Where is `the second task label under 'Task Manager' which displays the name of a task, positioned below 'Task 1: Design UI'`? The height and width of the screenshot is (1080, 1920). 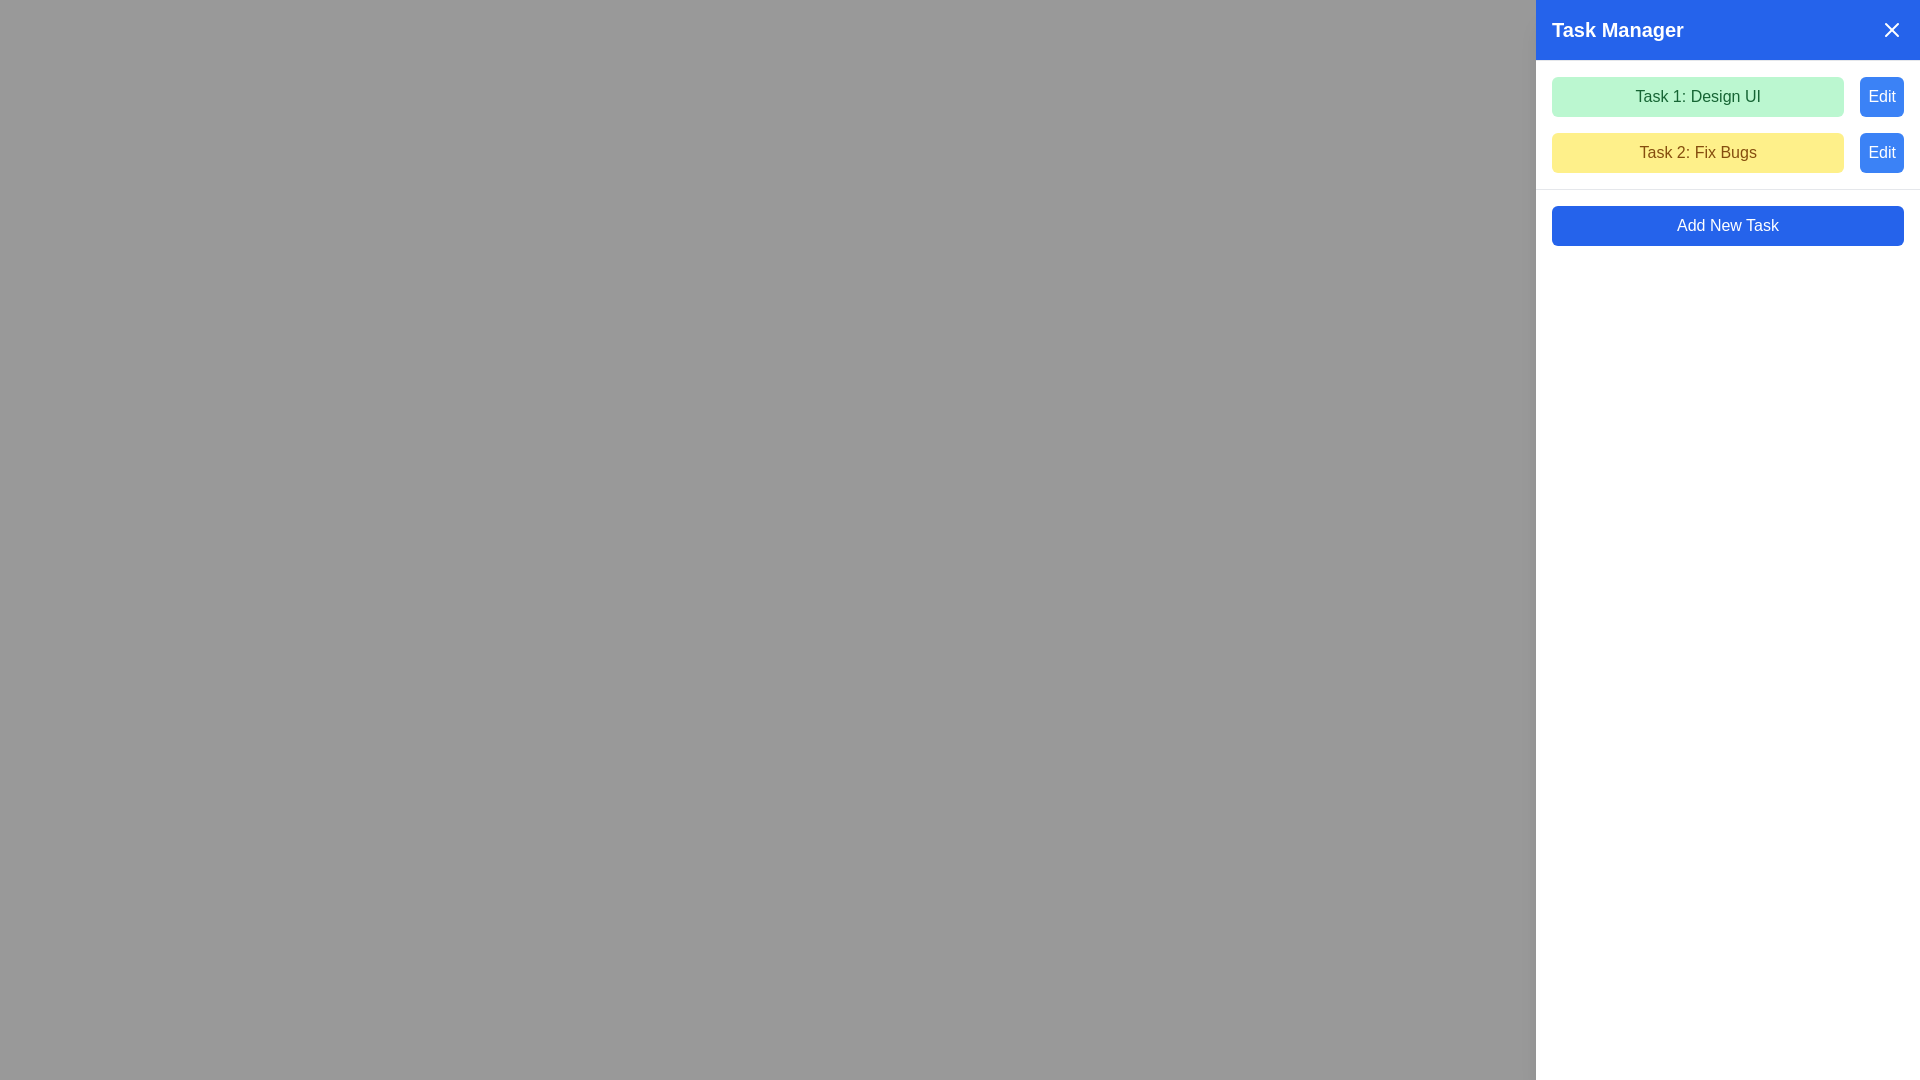
the second task label under 'Task Manager' which displays the name of a task, positioned below 'Task 1: Design UI' is located at coordinates (1697, 152).